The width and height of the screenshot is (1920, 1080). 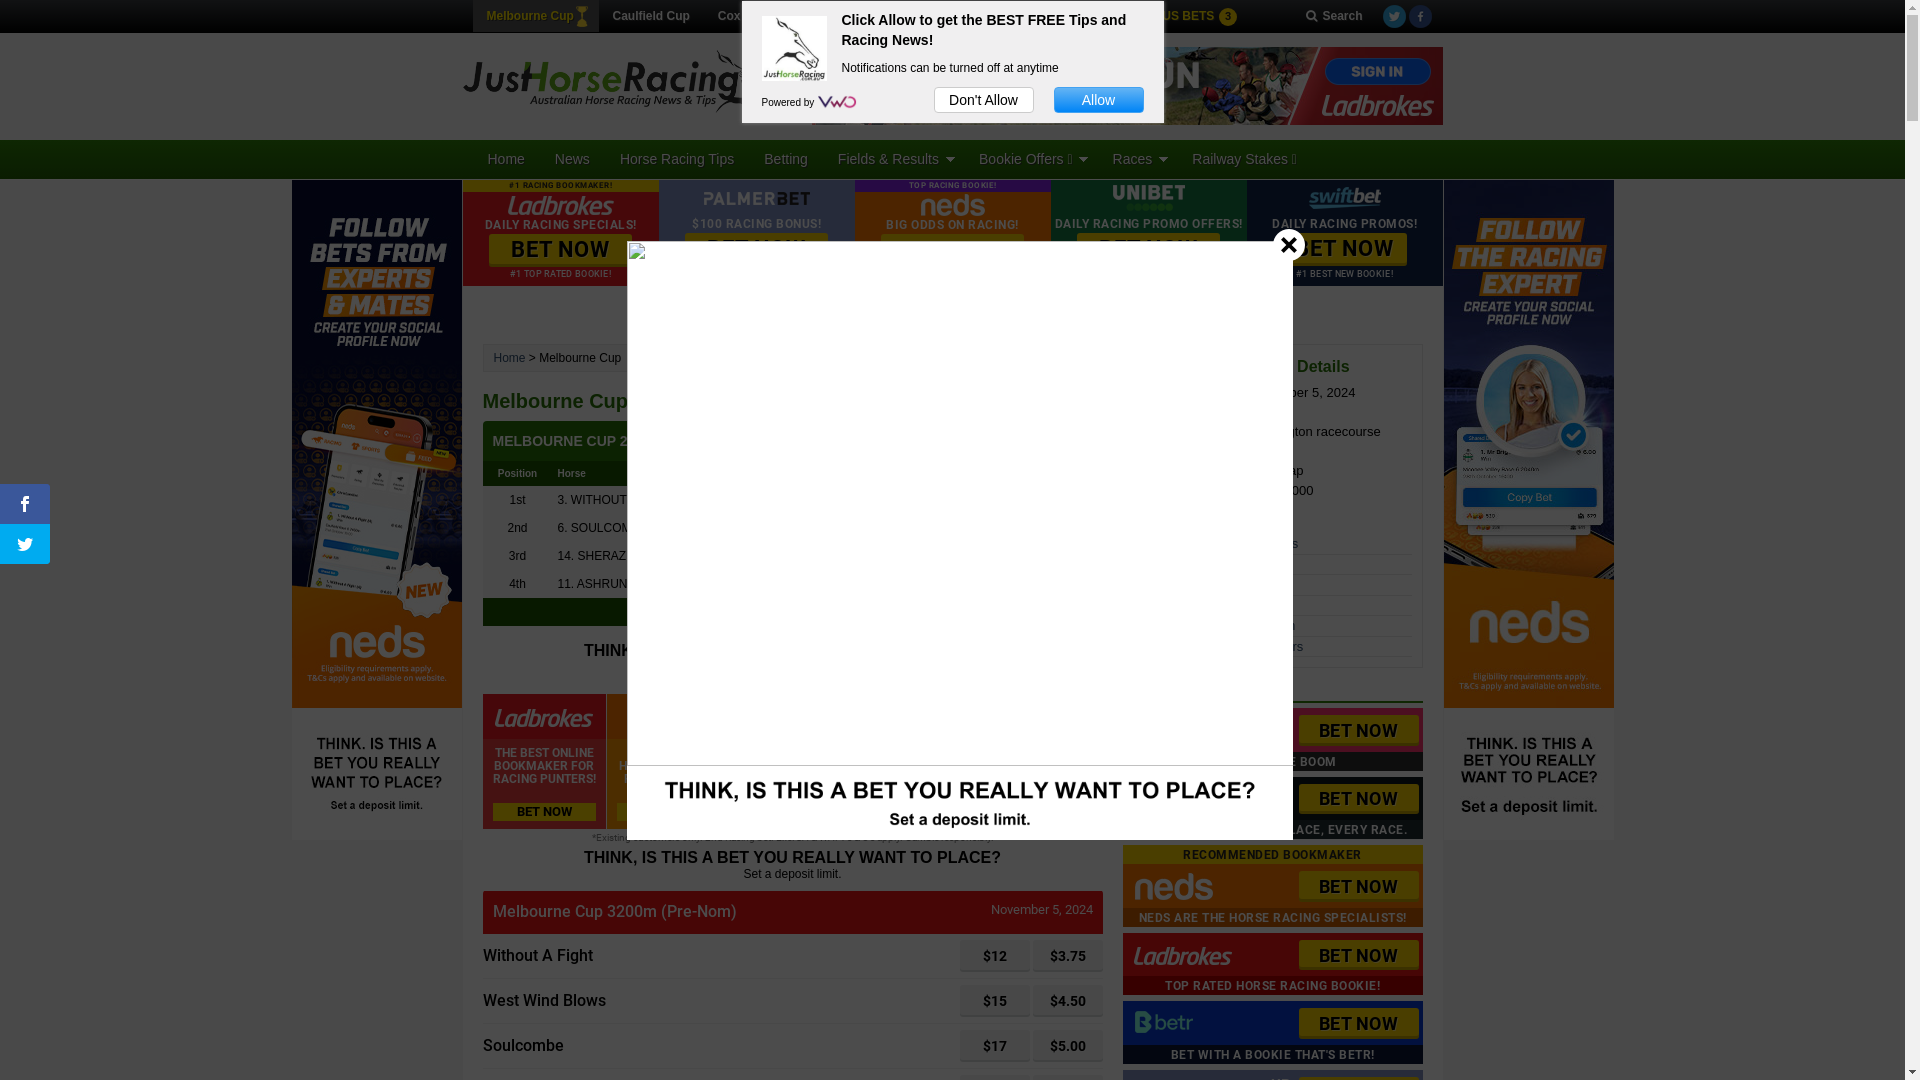 I want to click on 'Fields & Results', so click(x=822, y=157).